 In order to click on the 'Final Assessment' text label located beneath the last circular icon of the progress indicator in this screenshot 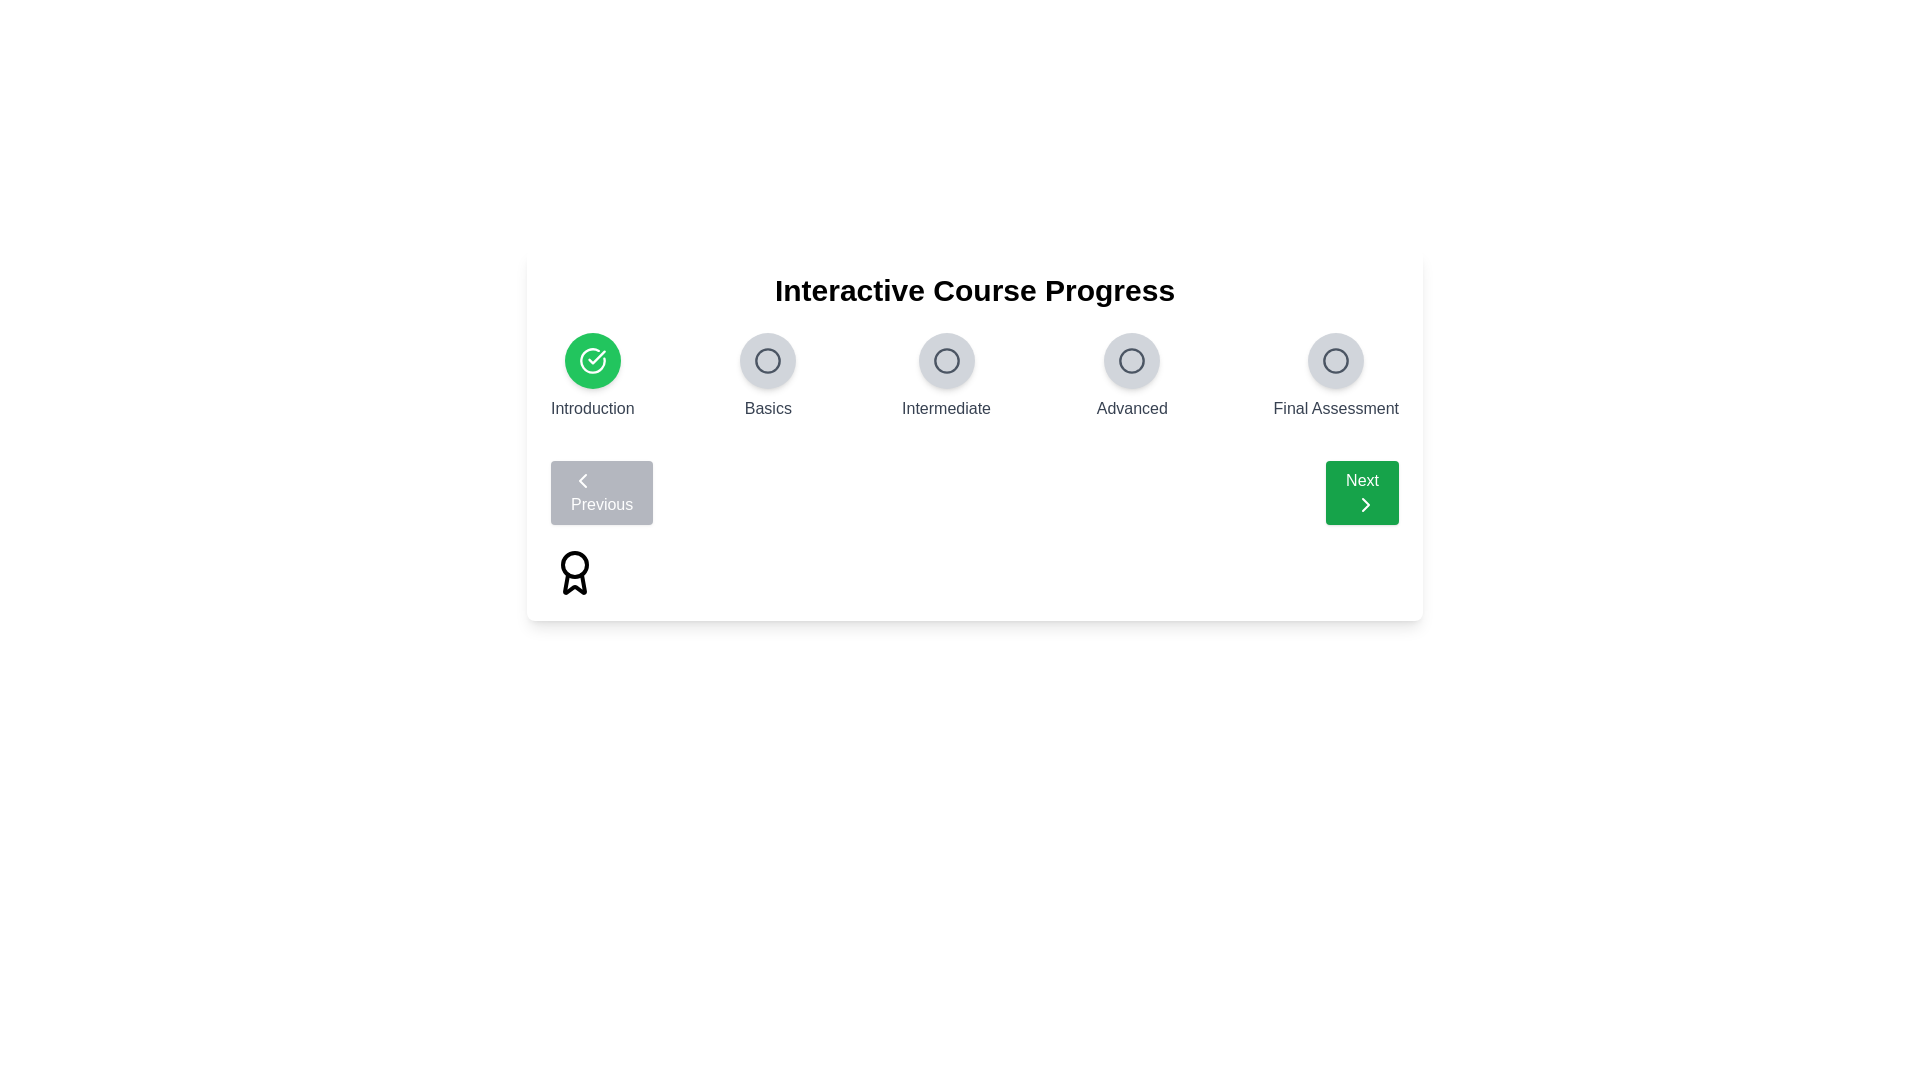, I will do `click(1336, 407)`.